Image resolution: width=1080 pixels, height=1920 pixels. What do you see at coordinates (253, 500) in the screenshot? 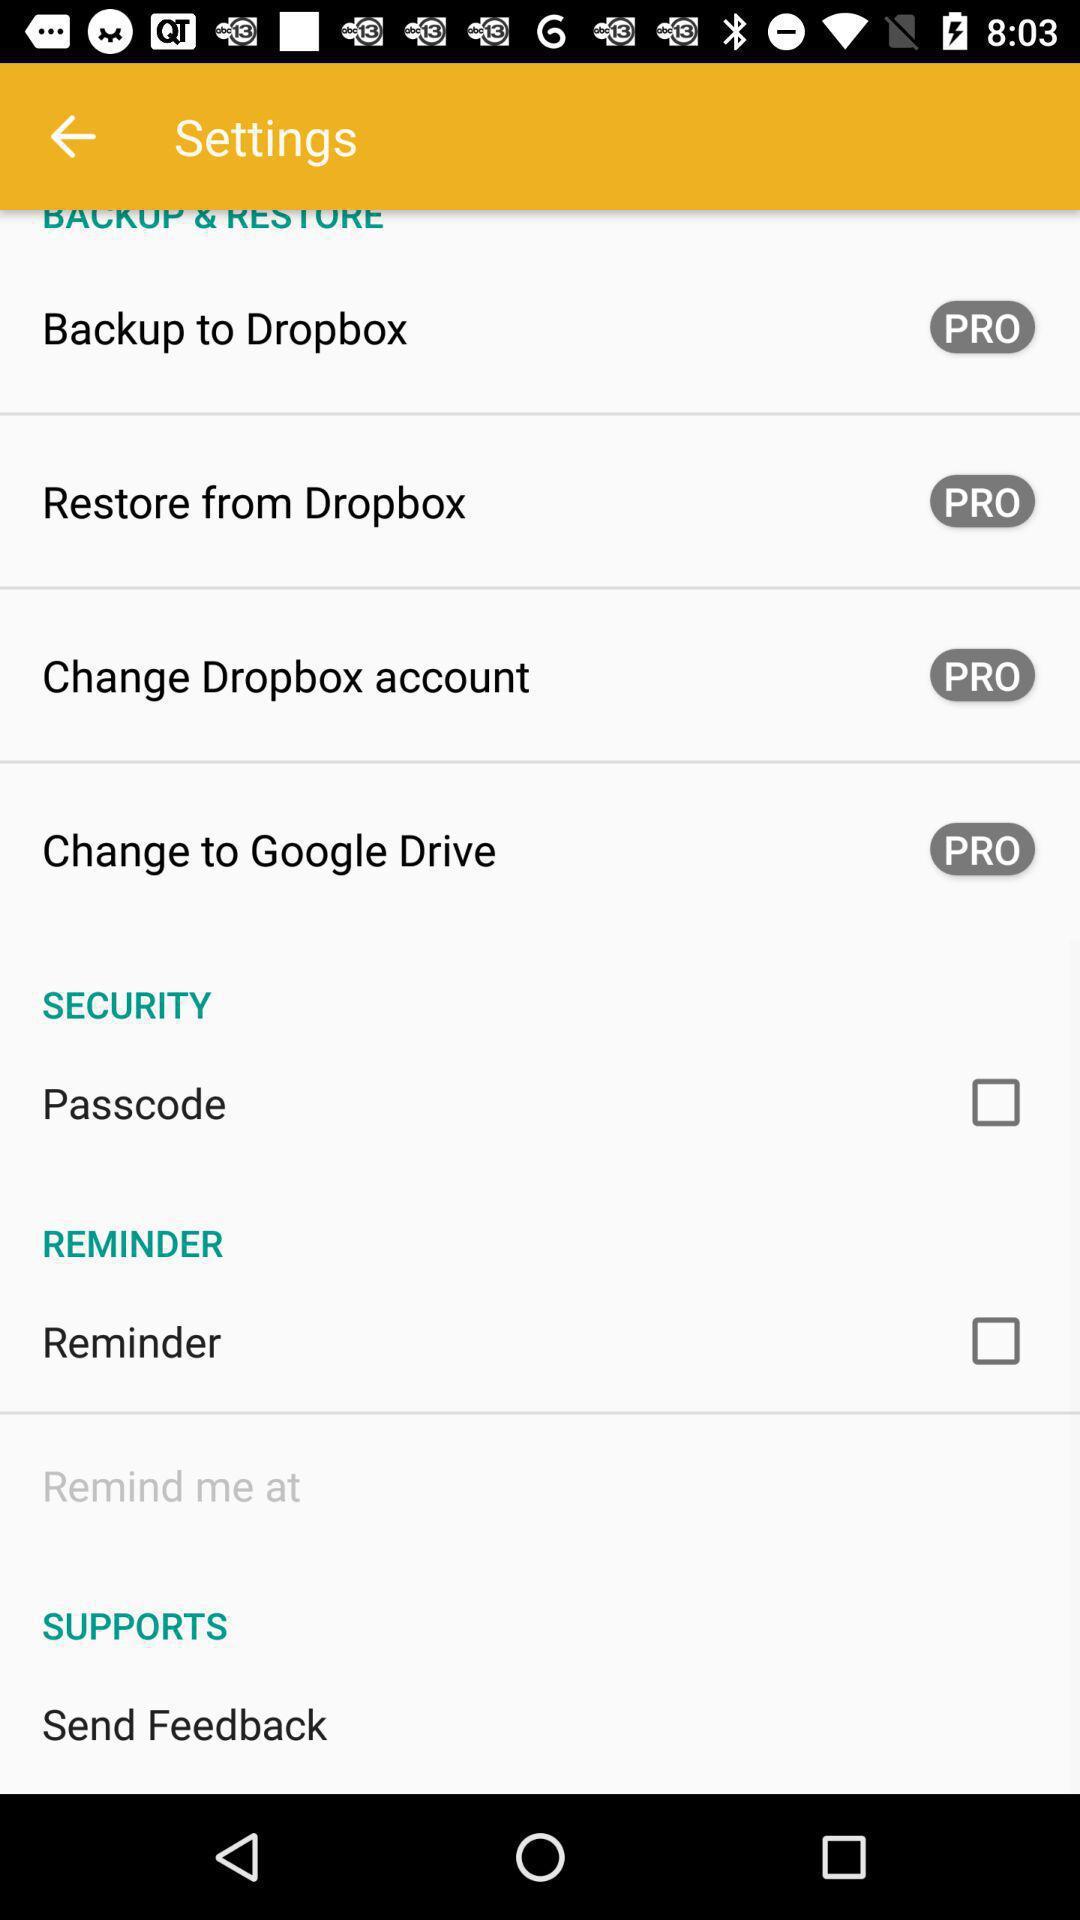
I see `the item above the change dropbox account` at bounding box center [253, 500].